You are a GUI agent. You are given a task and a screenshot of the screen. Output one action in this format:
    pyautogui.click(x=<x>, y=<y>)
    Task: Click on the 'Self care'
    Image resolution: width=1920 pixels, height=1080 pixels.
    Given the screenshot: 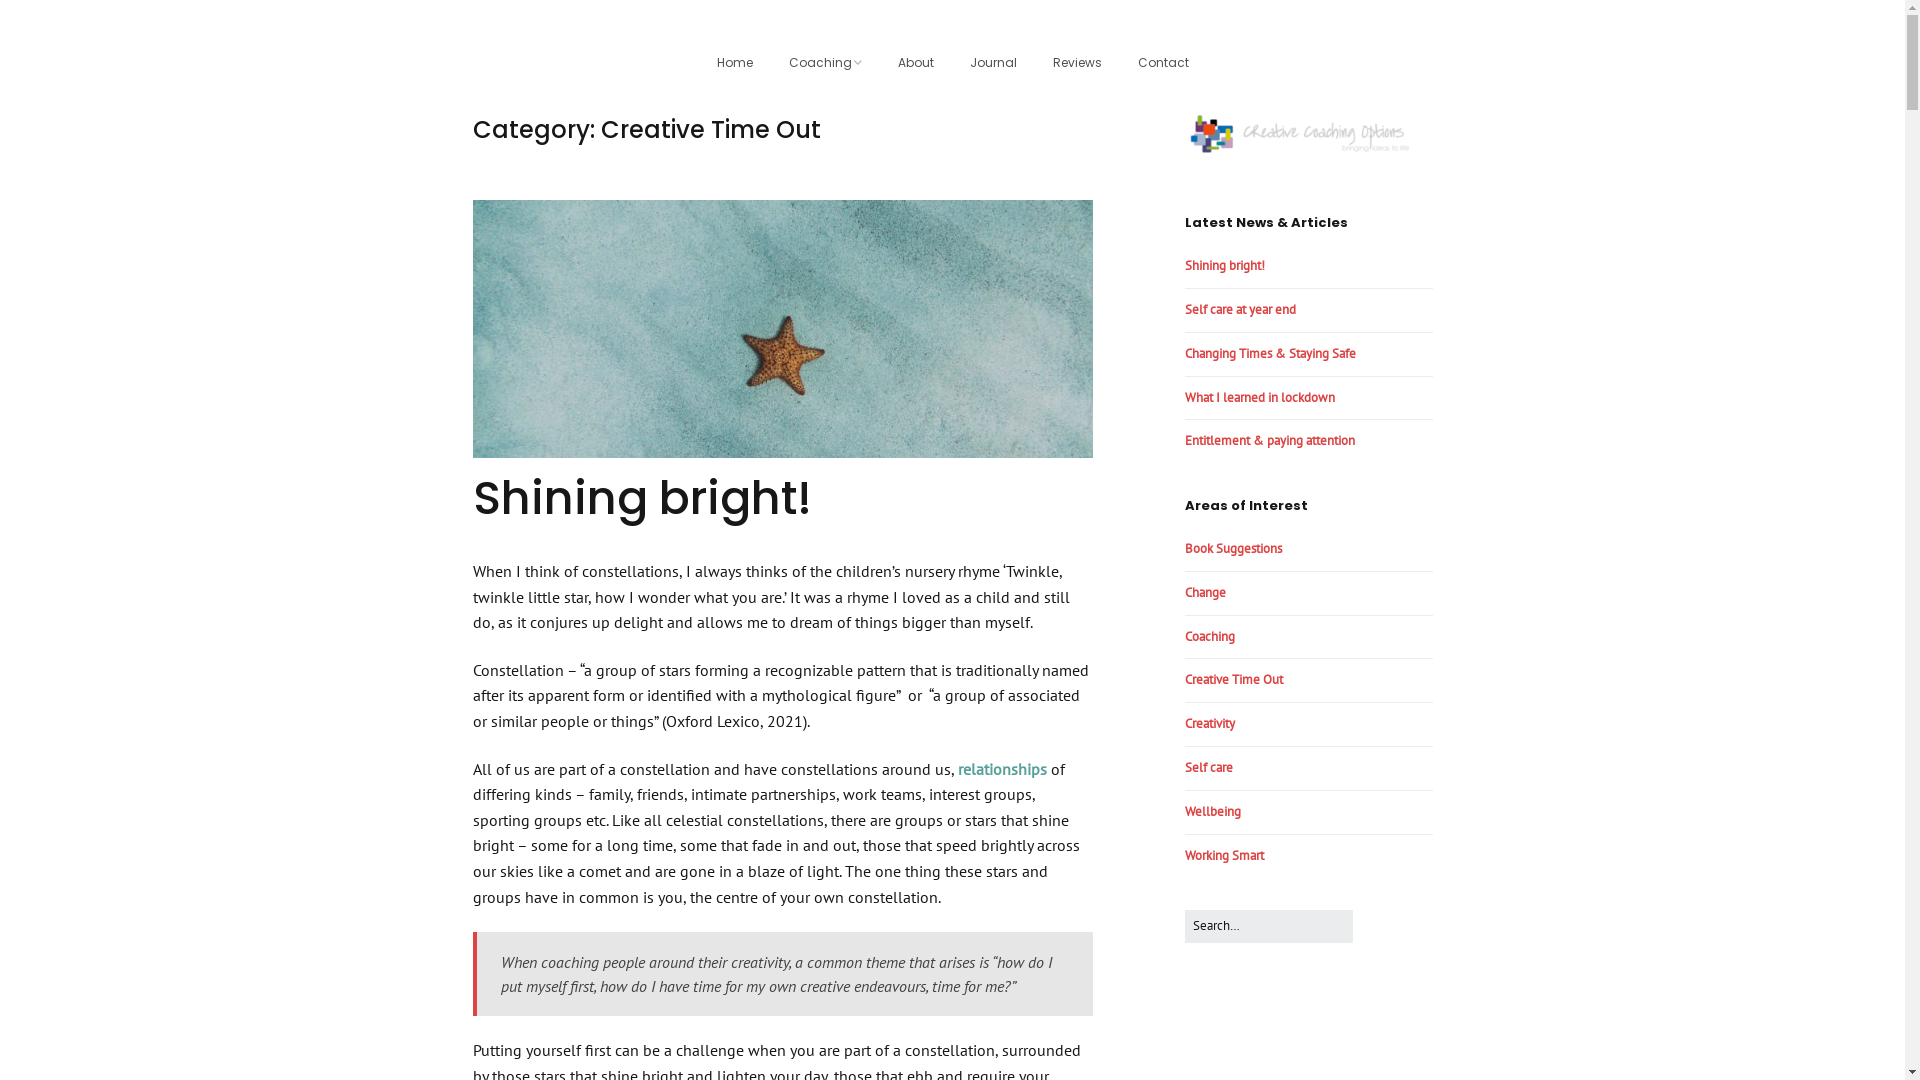 What is the action you would take?
    pyautogui.click(x=1207, y=766)
    